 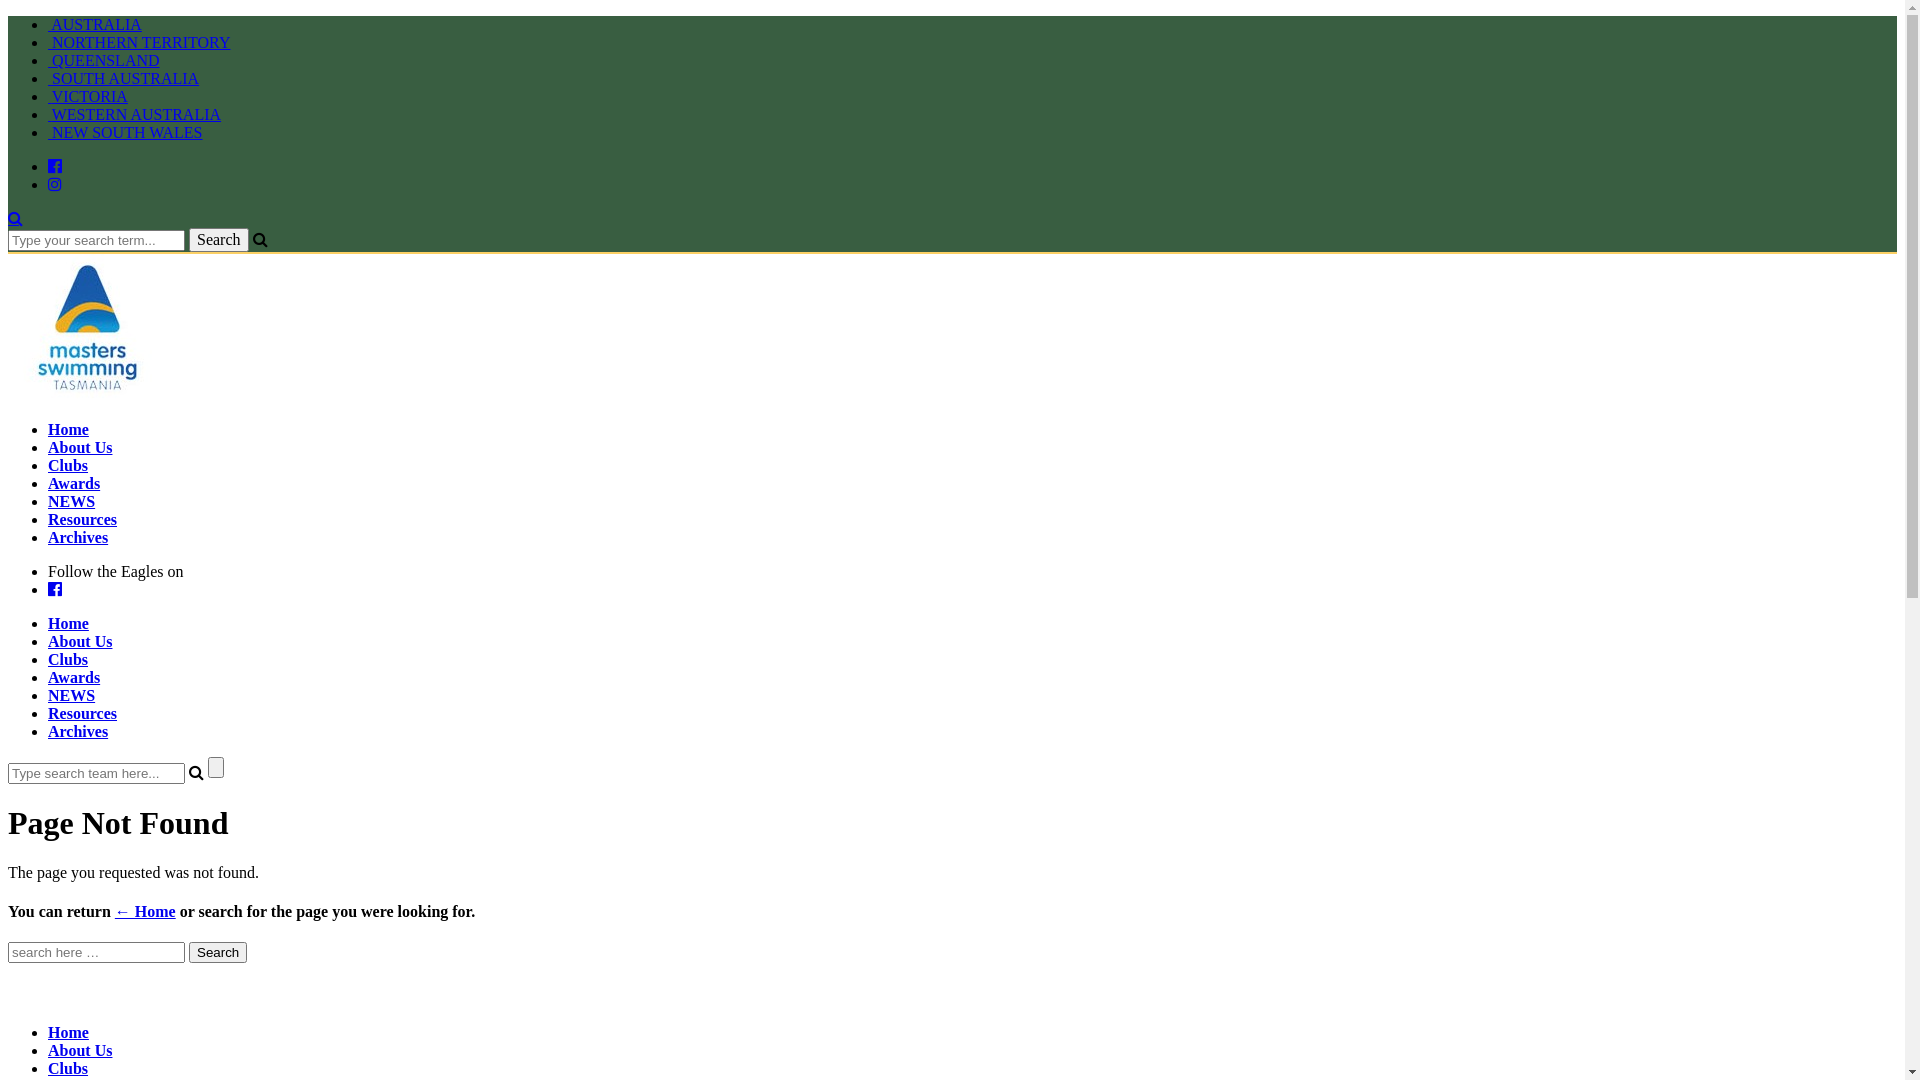 What do you see at coordinates (103, 59) in the screenshot?
I see `'QUEENSLAND'` at bounding box center [103, 59].